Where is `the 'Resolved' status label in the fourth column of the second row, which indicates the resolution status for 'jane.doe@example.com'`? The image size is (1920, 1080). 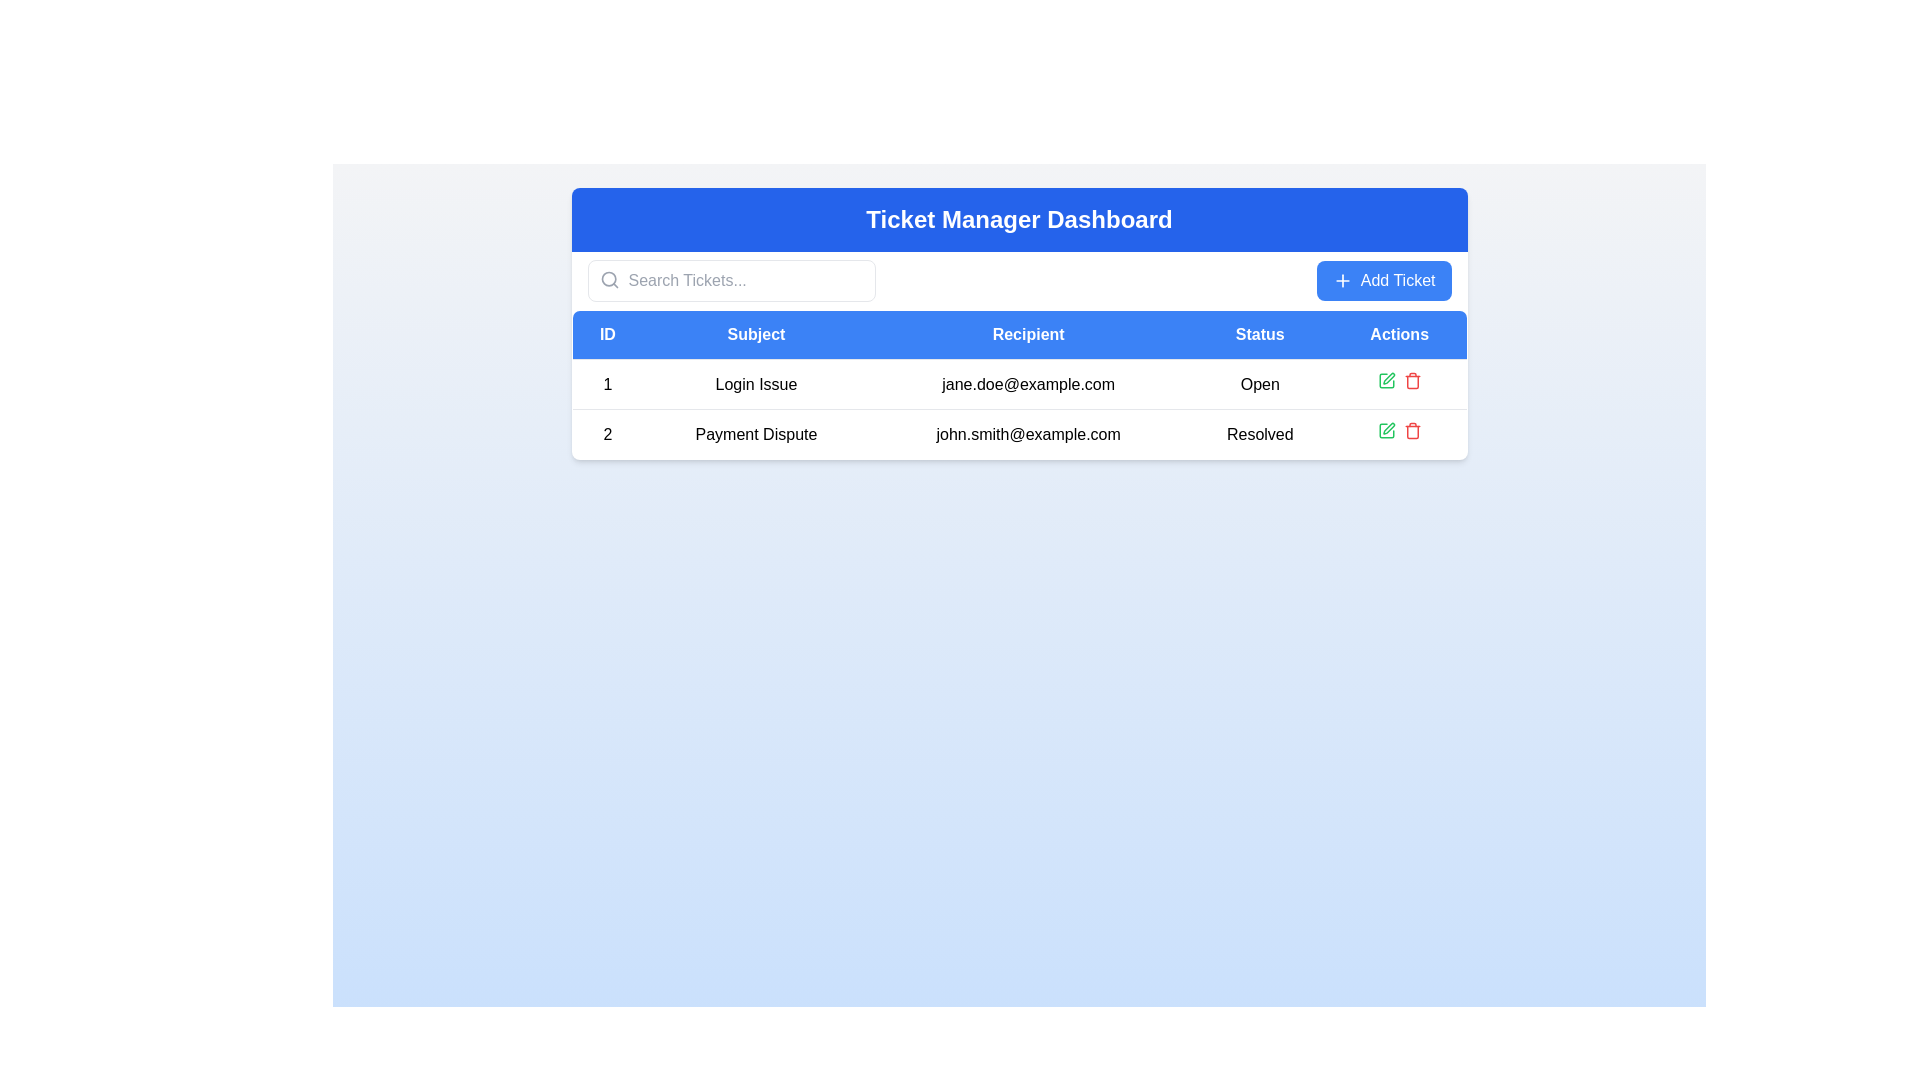
the 'Resolved' status label in the fourth column of the second row, which indicates the resolution status for 'jane.doe@example.com' is located at coordinates (1259, 433).